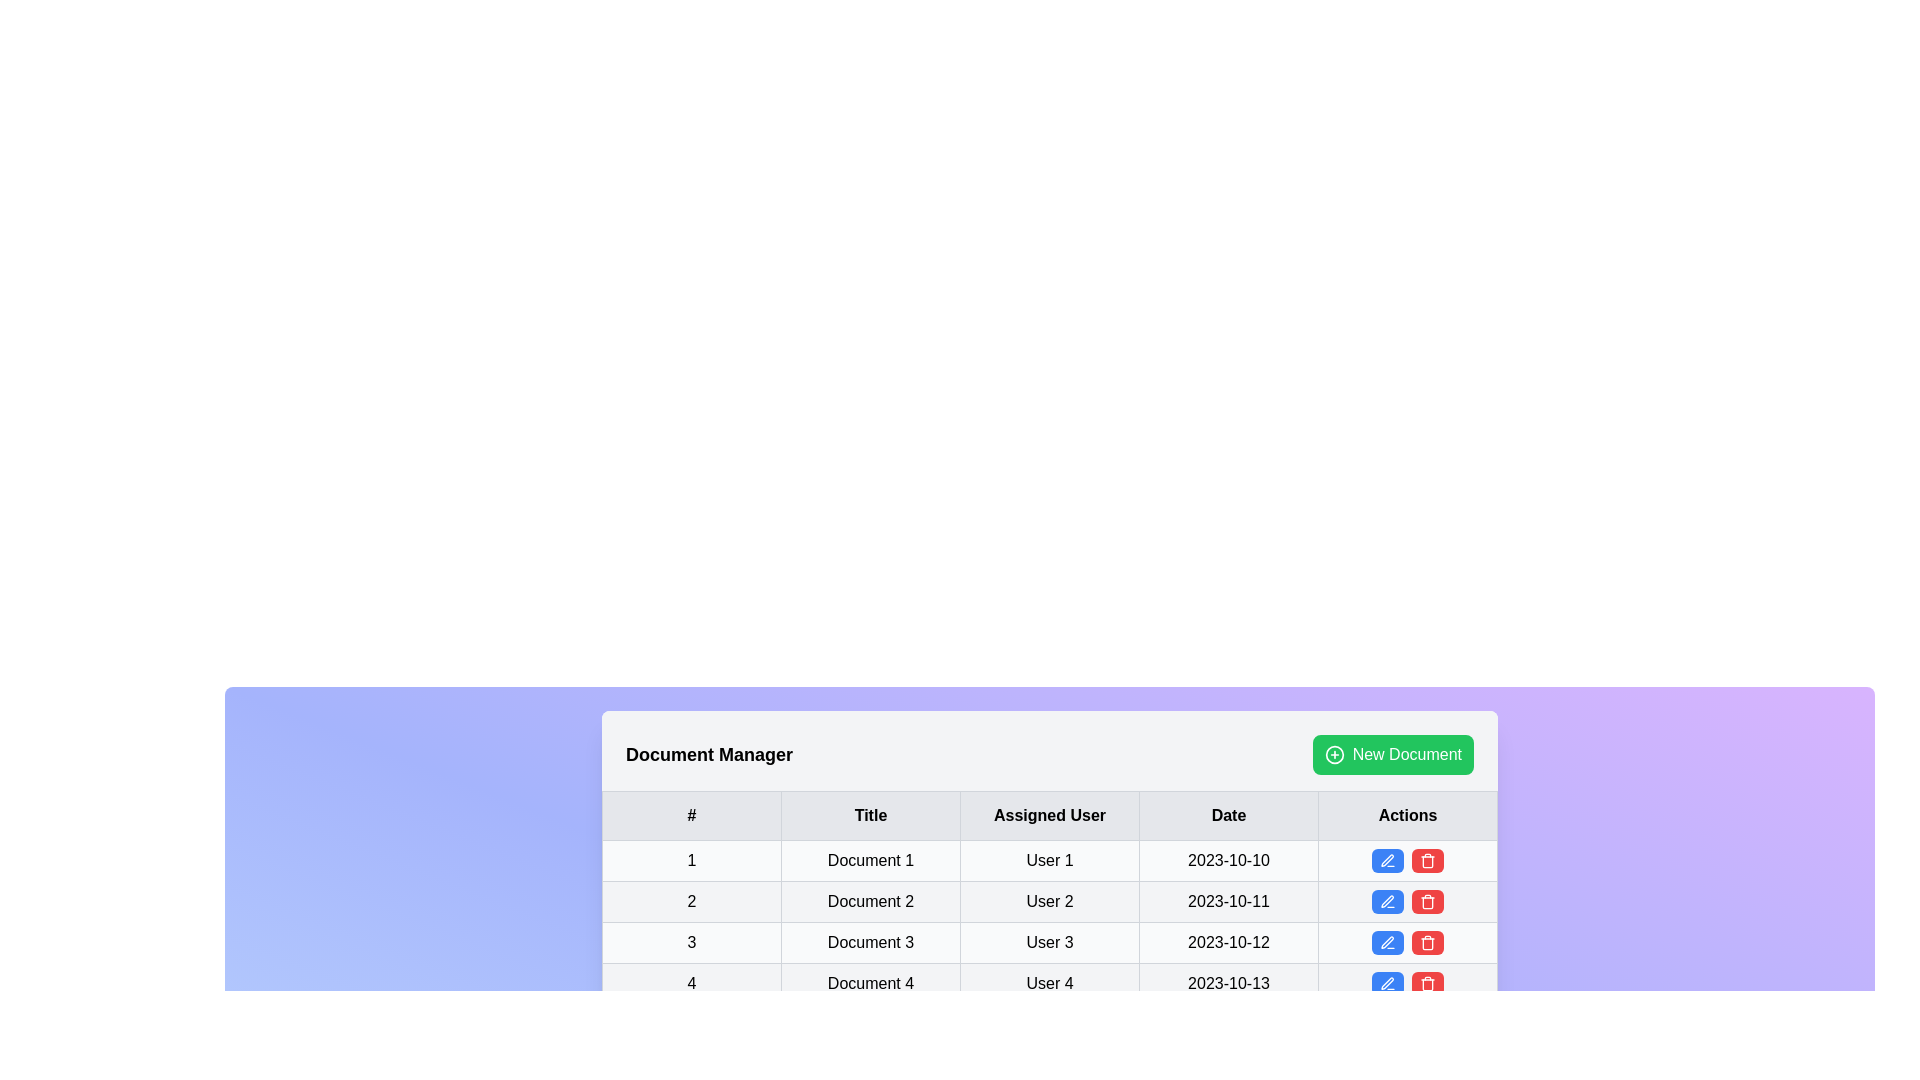 The height and width of the screenshot is (1080, 1920). Describe the element at coordinates (1049, 859) in the screenshot. I see `the non-interactive label displaying the assigned user's name in the first row of the 'Document Manager' table, located in the third column` at that location.